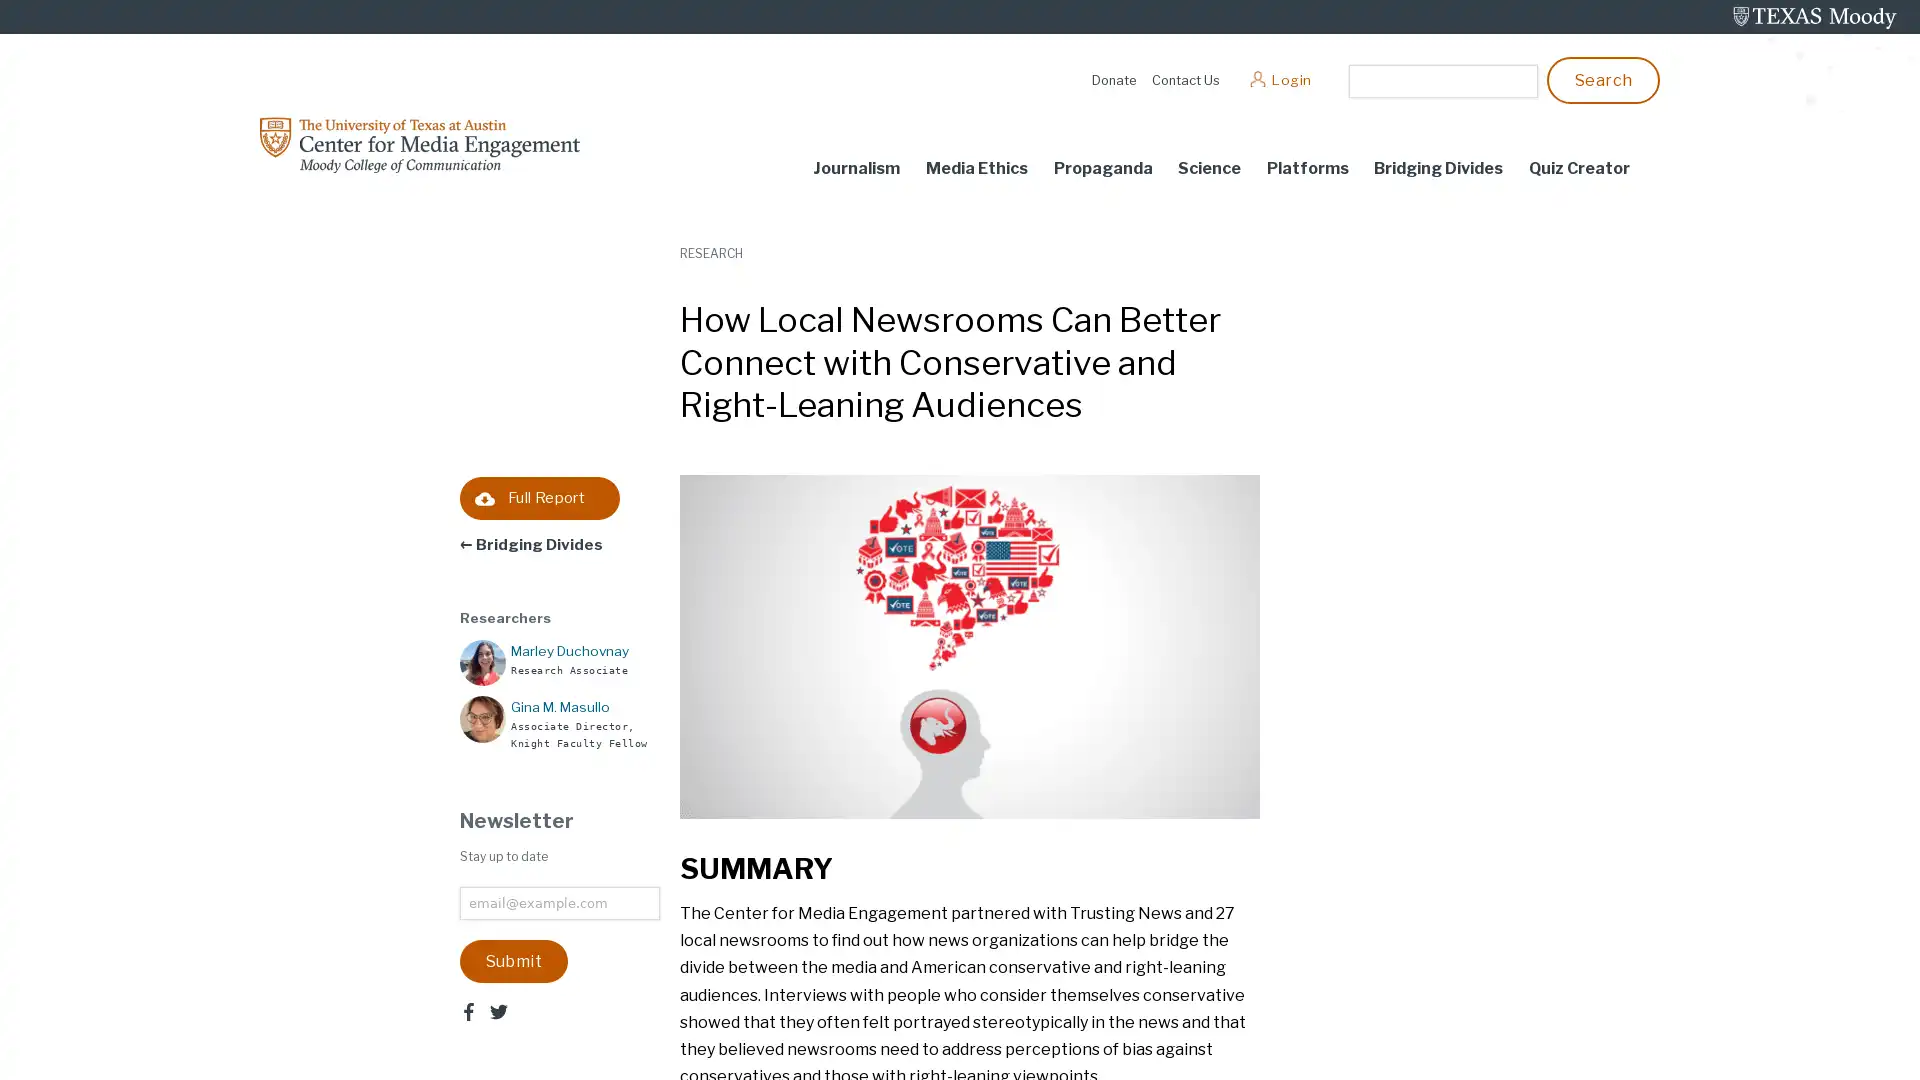  I want to click on Search, so click(1603, 78).